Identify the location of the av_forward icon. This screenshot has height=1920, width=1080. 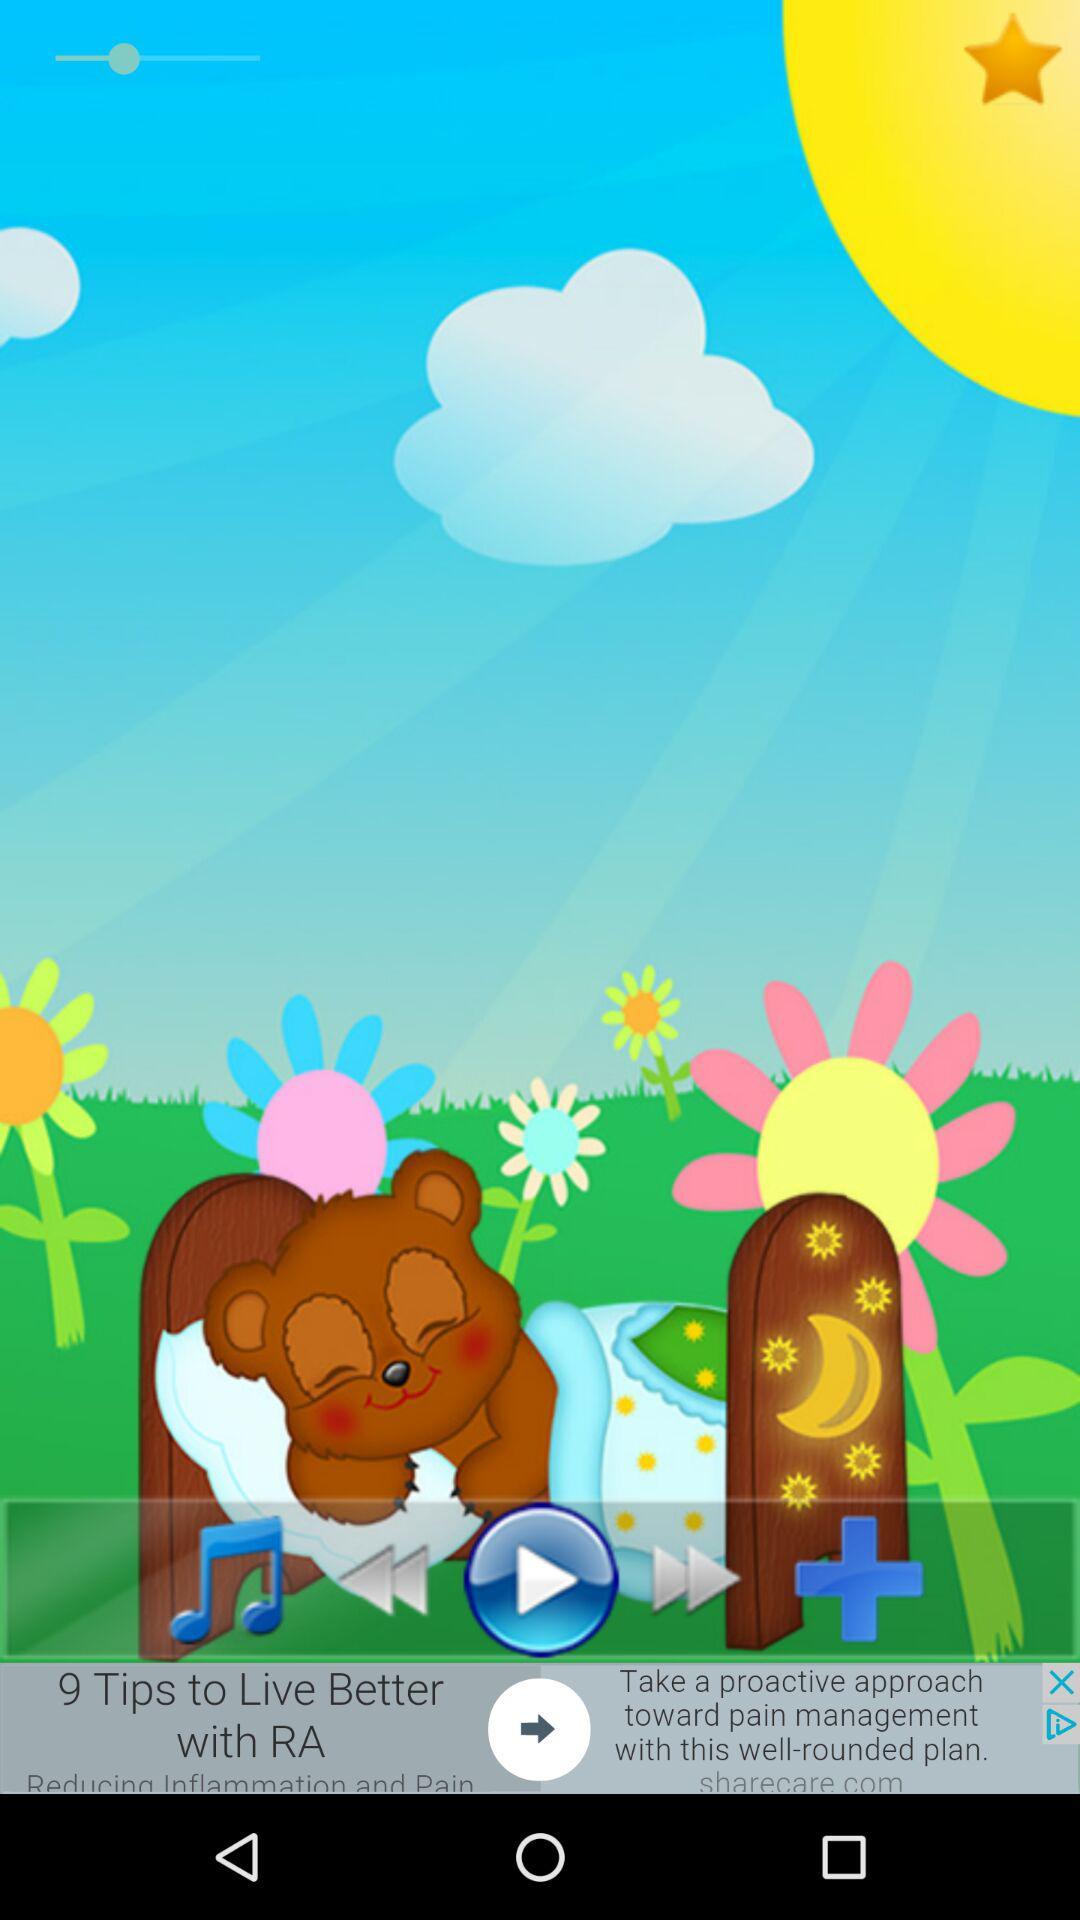
(707, 1577).